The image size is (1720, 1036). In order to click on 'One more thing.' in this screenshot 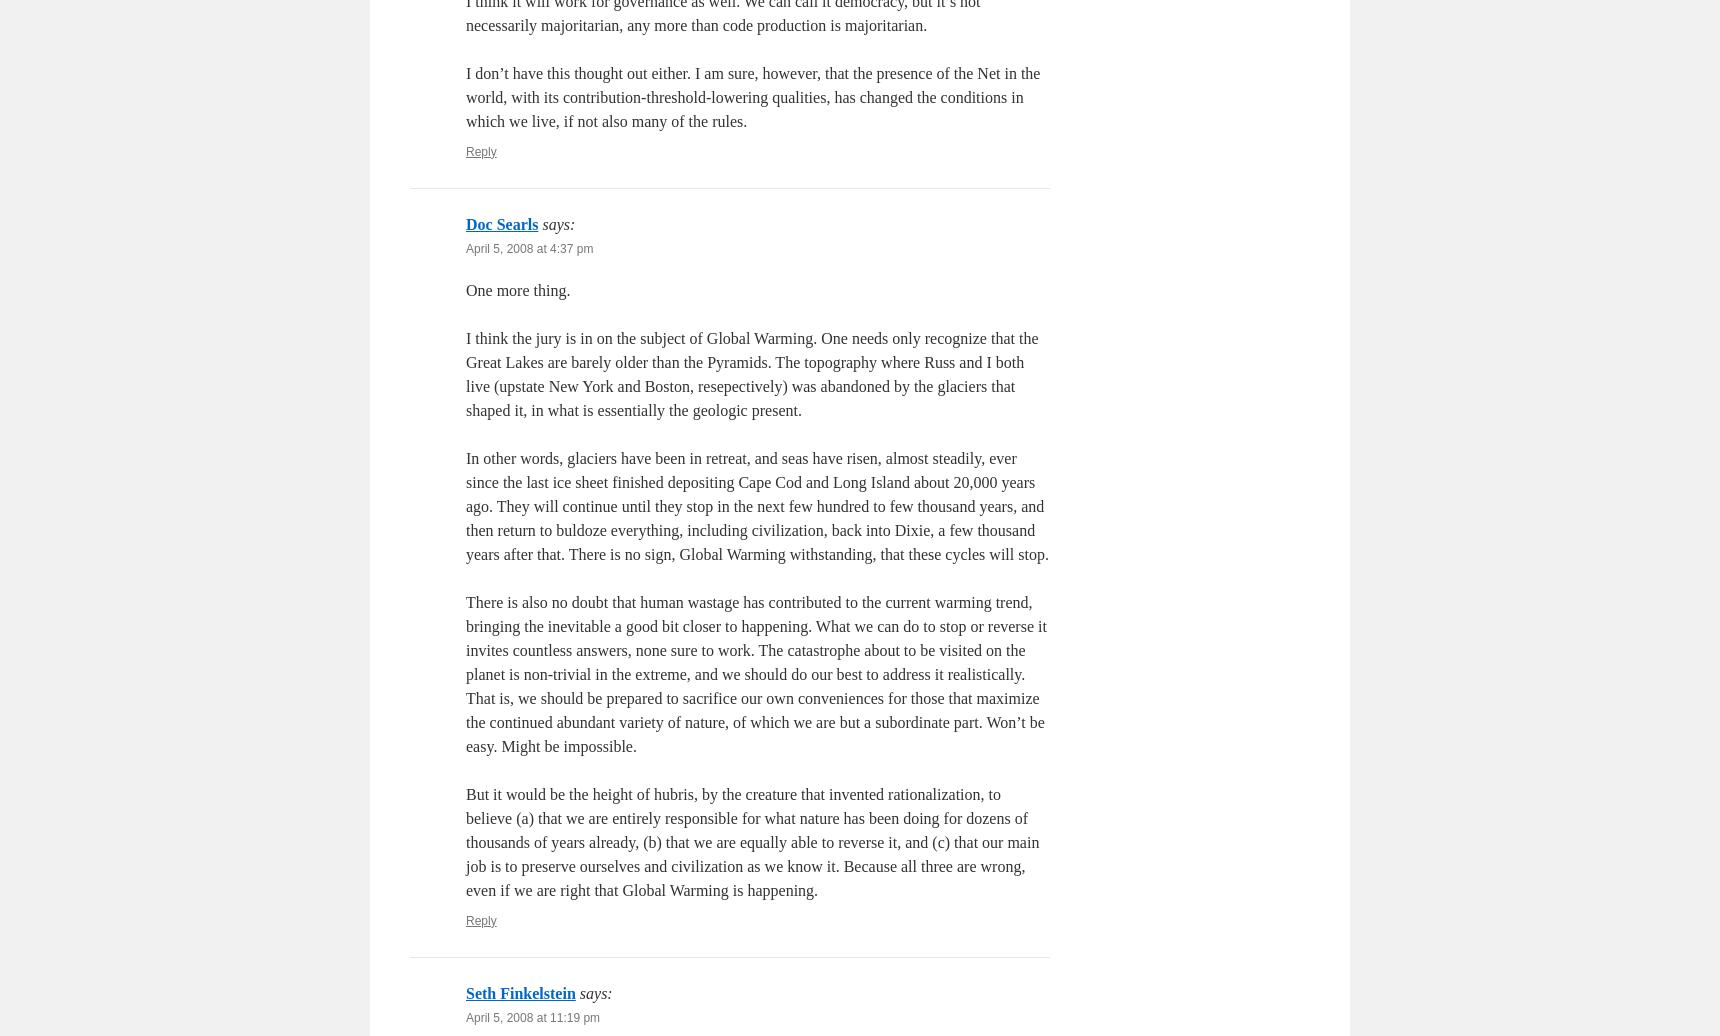, I will do `click(518, 289)`.